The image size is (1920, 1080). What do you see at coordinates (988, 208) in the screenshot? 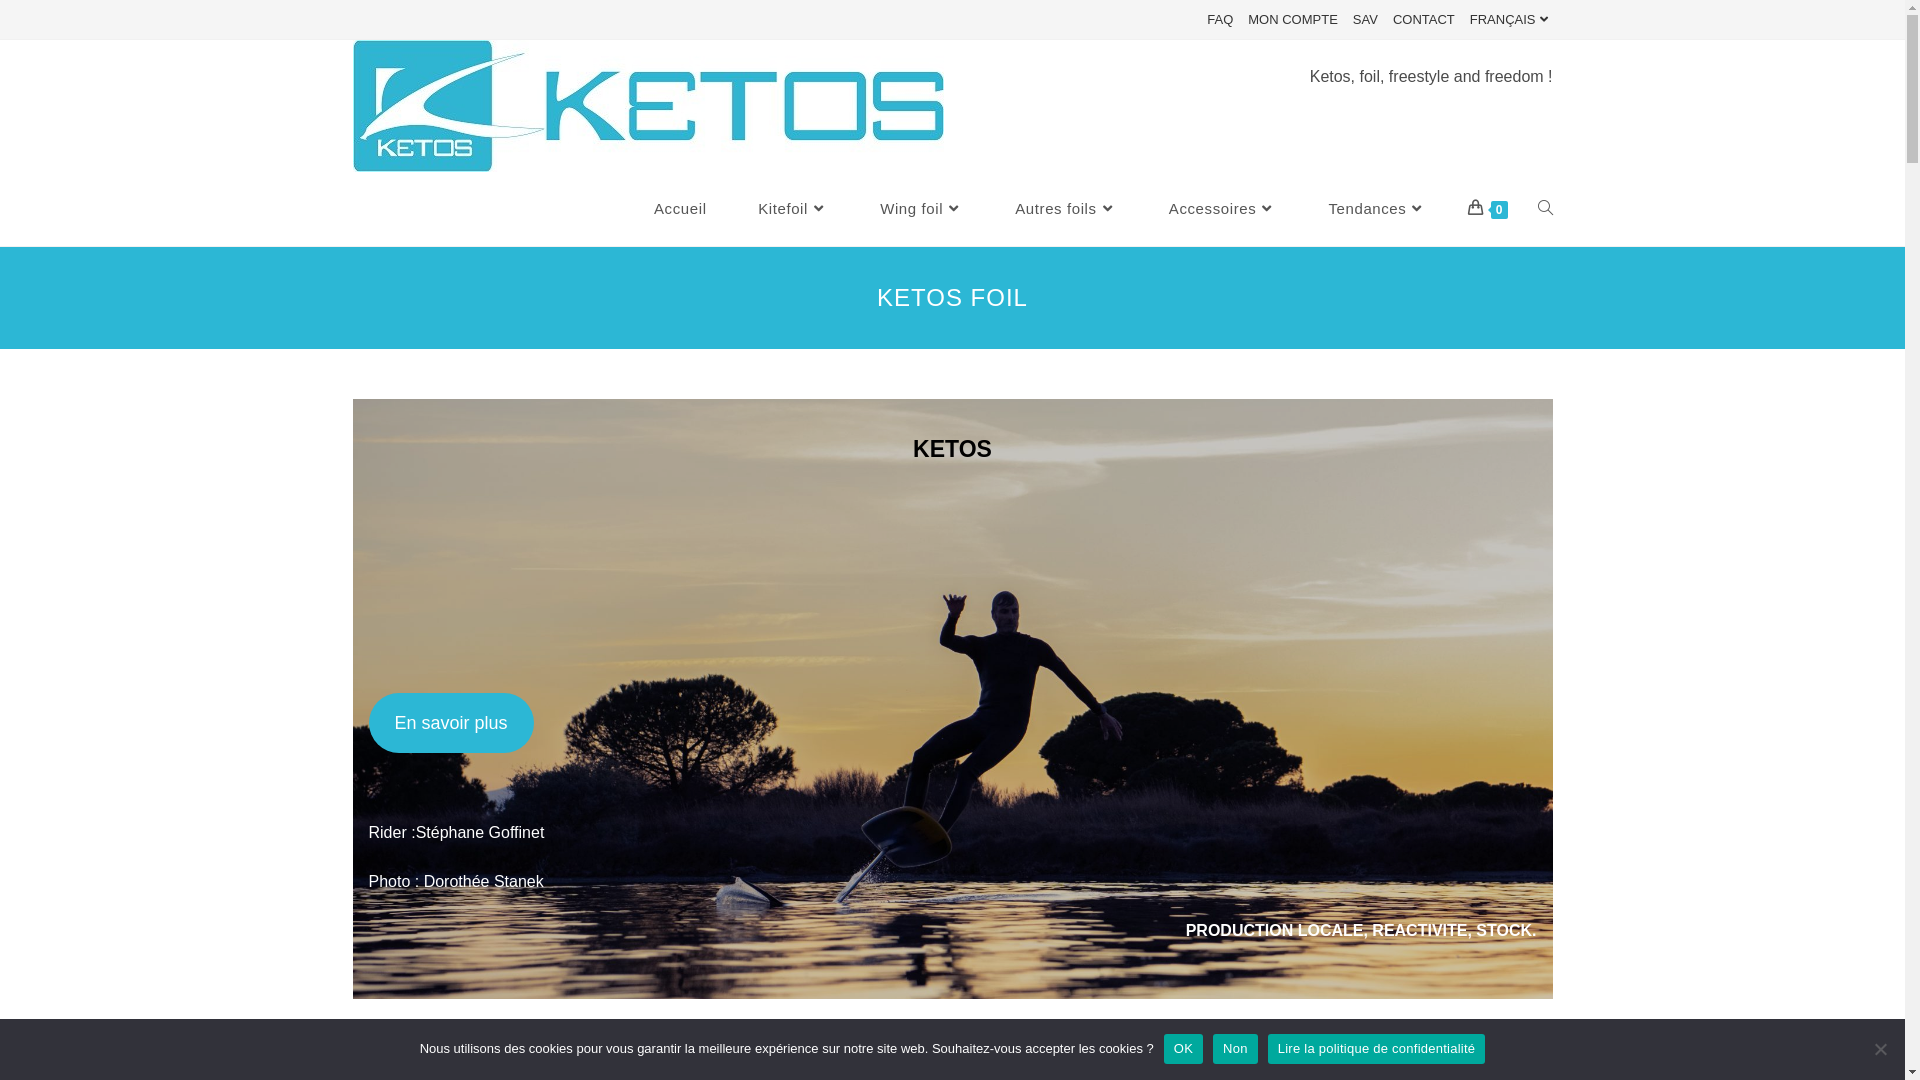
I see `'Autres foils'` at bounding box center [988, 208].